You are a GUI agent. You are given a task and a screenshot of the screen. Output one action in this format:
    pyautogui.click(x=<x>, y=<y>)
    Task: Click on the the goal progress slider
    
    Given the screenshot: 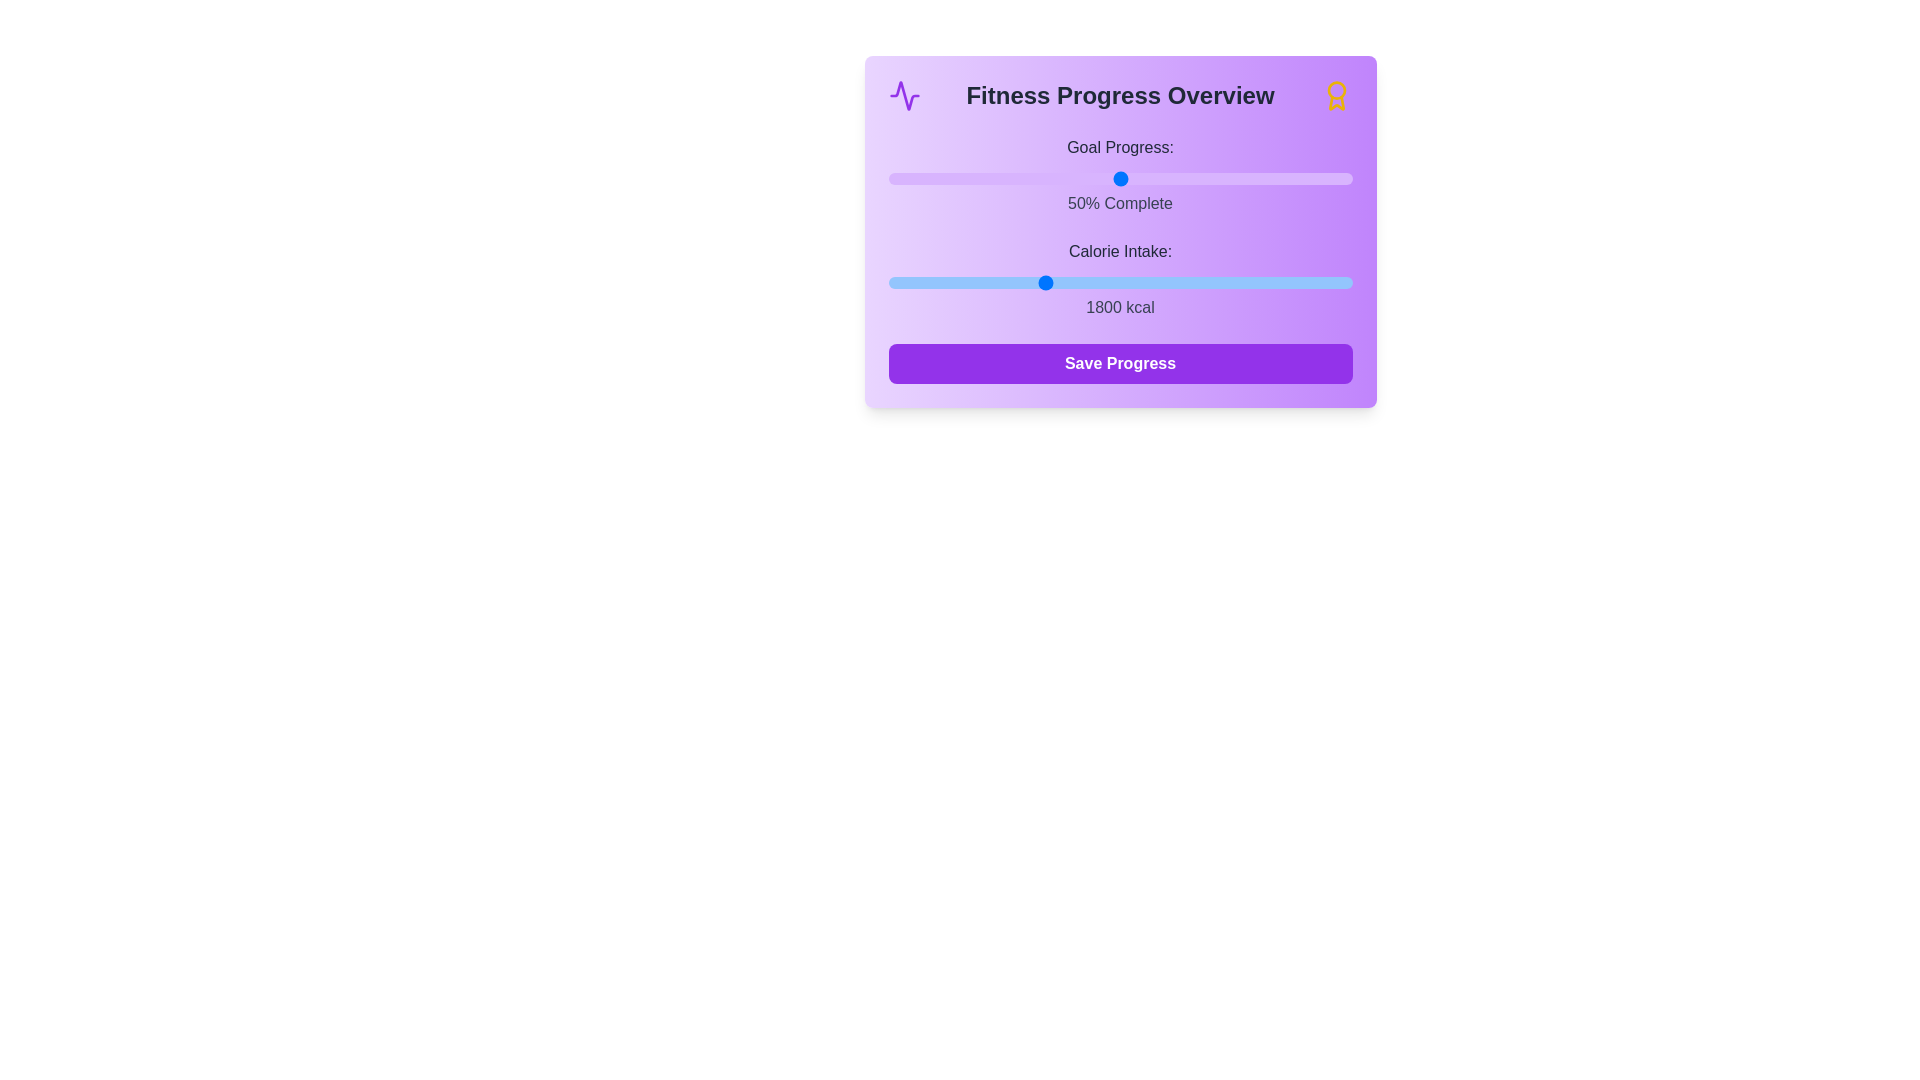 What is the action you would take?
    pyautogui.click(x=933, y=177)
    